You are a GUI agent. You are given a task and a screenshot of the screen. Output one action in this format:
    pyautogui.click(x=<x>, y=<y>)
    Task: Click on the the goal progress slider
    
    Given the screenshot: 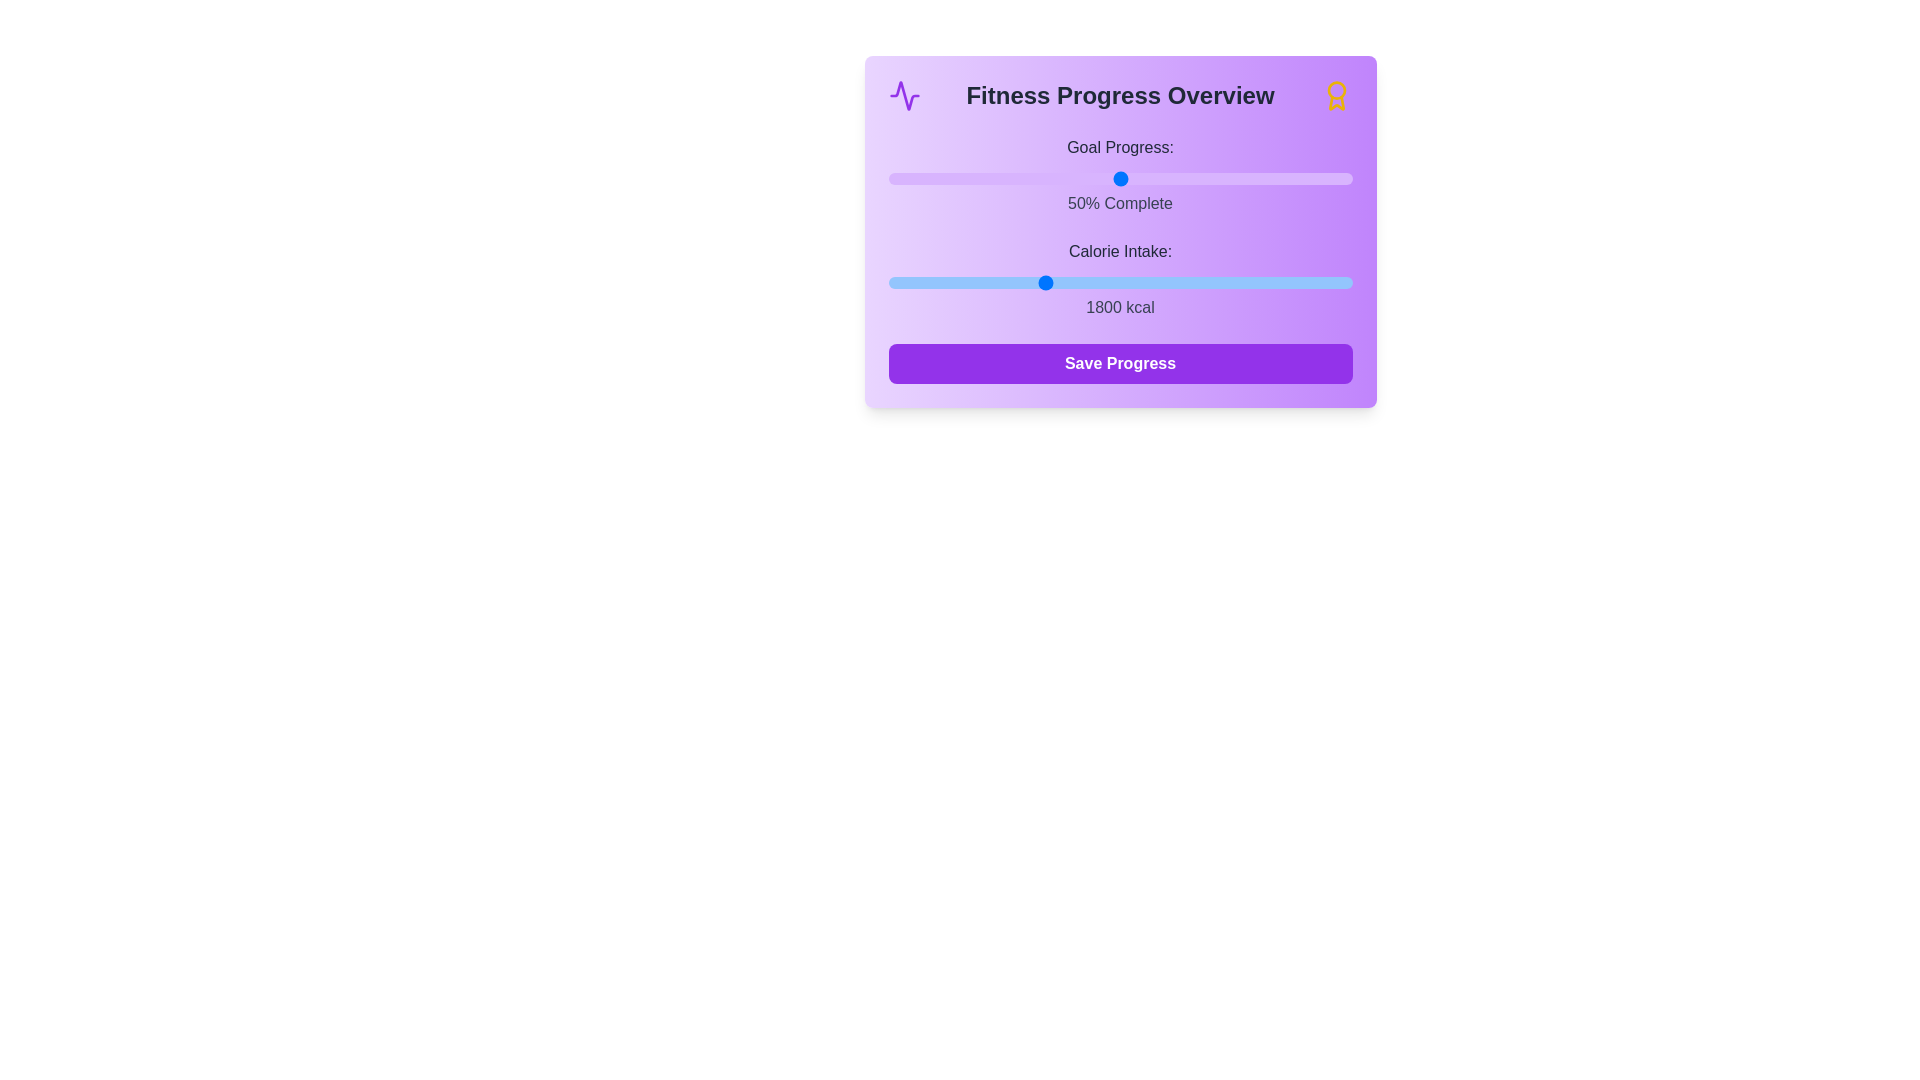 What is the action you would take?
    pyautogui.click(x=933, y=177)
    